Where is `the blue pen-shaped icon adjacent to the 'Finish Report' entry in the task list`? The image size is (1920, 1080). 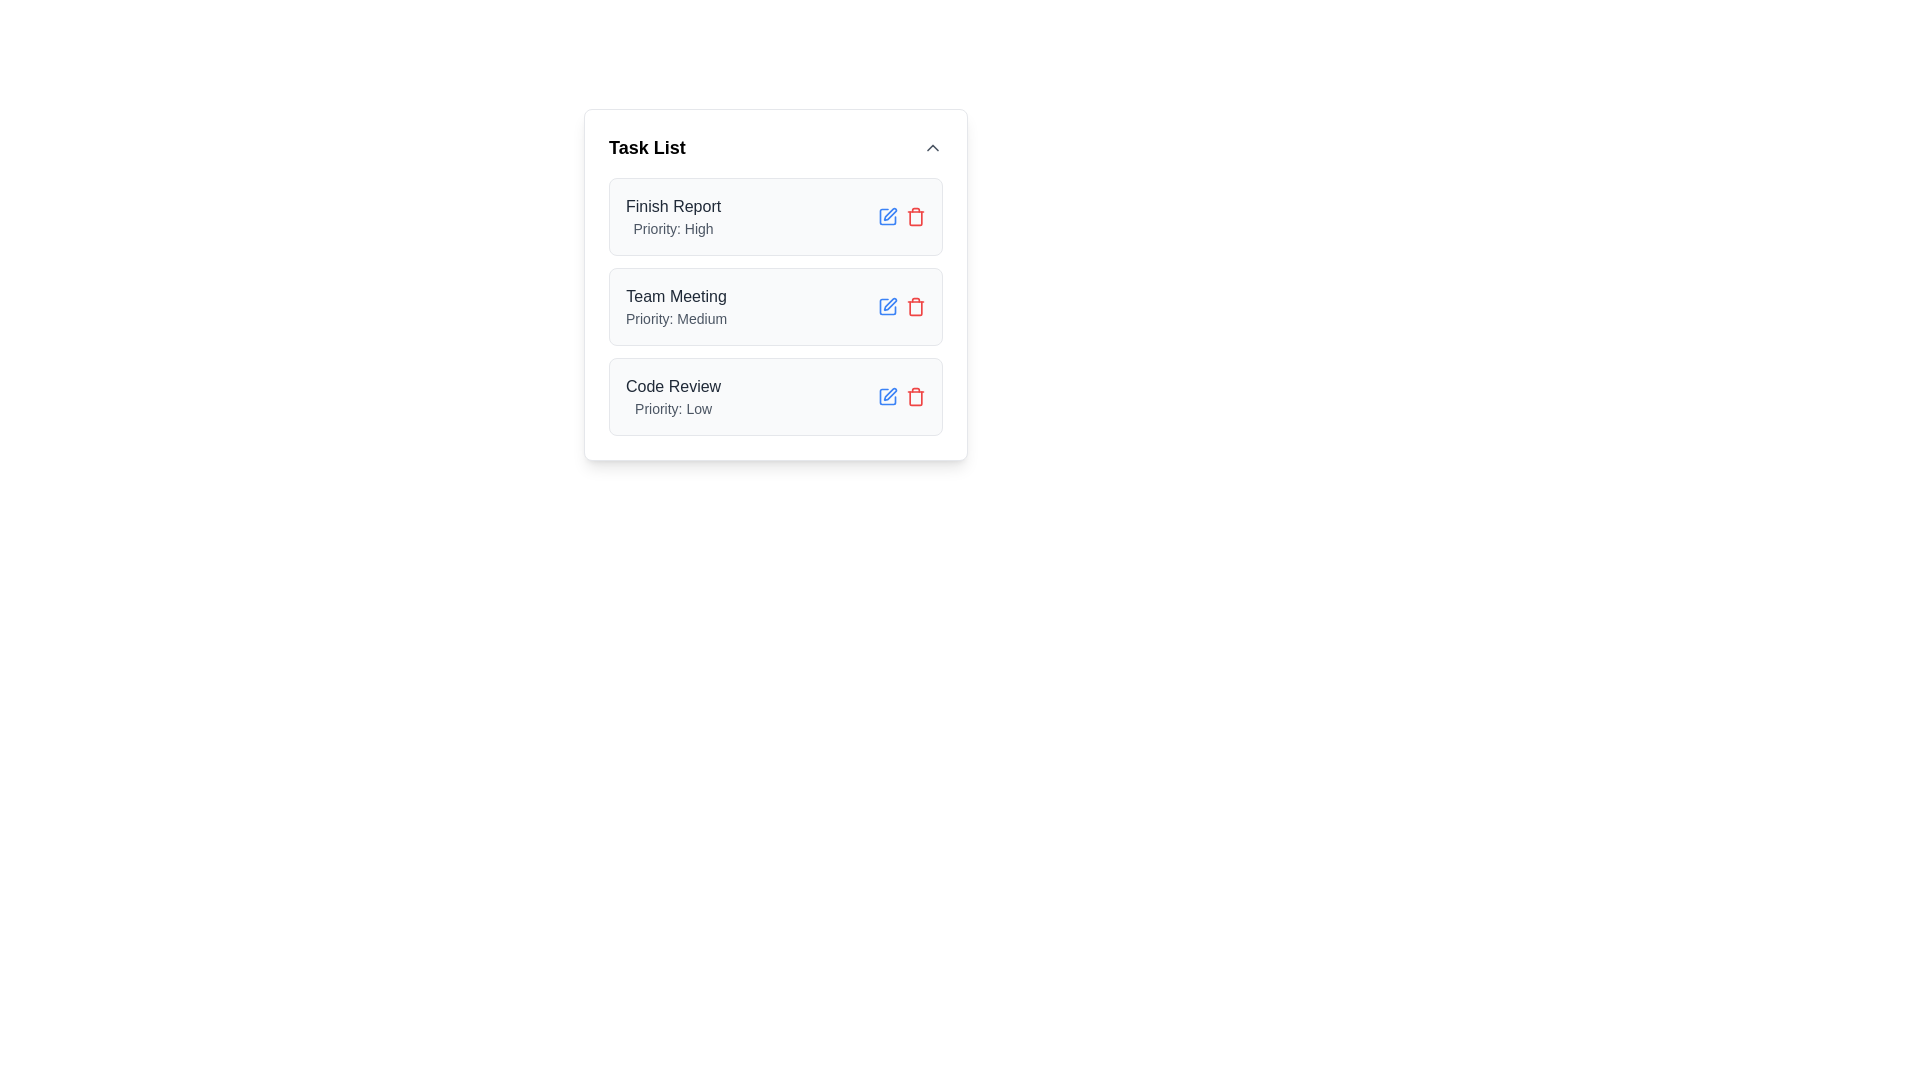
the blue pen-shaped icon adjacent to the 'Finish Report' entry in the task list is located at coordinates (887, 216).